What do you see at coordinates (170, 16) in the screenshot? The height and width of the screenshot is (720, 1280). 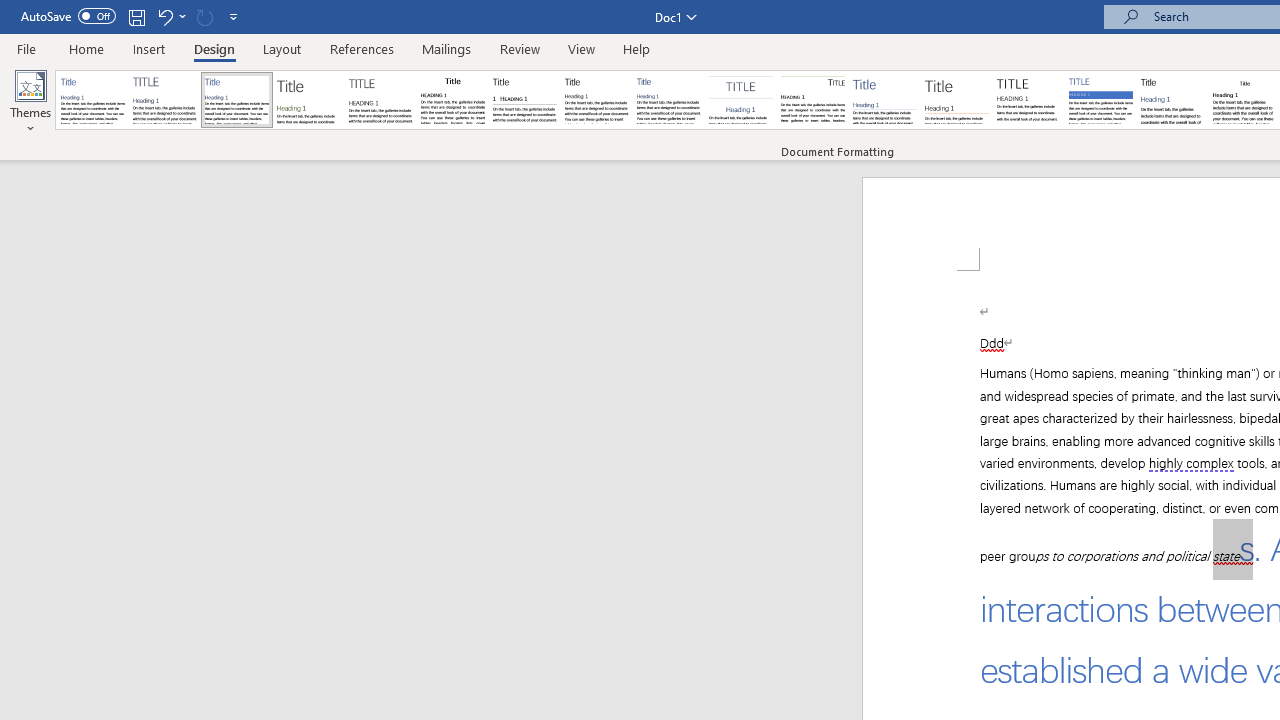 I see `'Undo Apply Quick Style Set'` at bounding box center [170, 16].